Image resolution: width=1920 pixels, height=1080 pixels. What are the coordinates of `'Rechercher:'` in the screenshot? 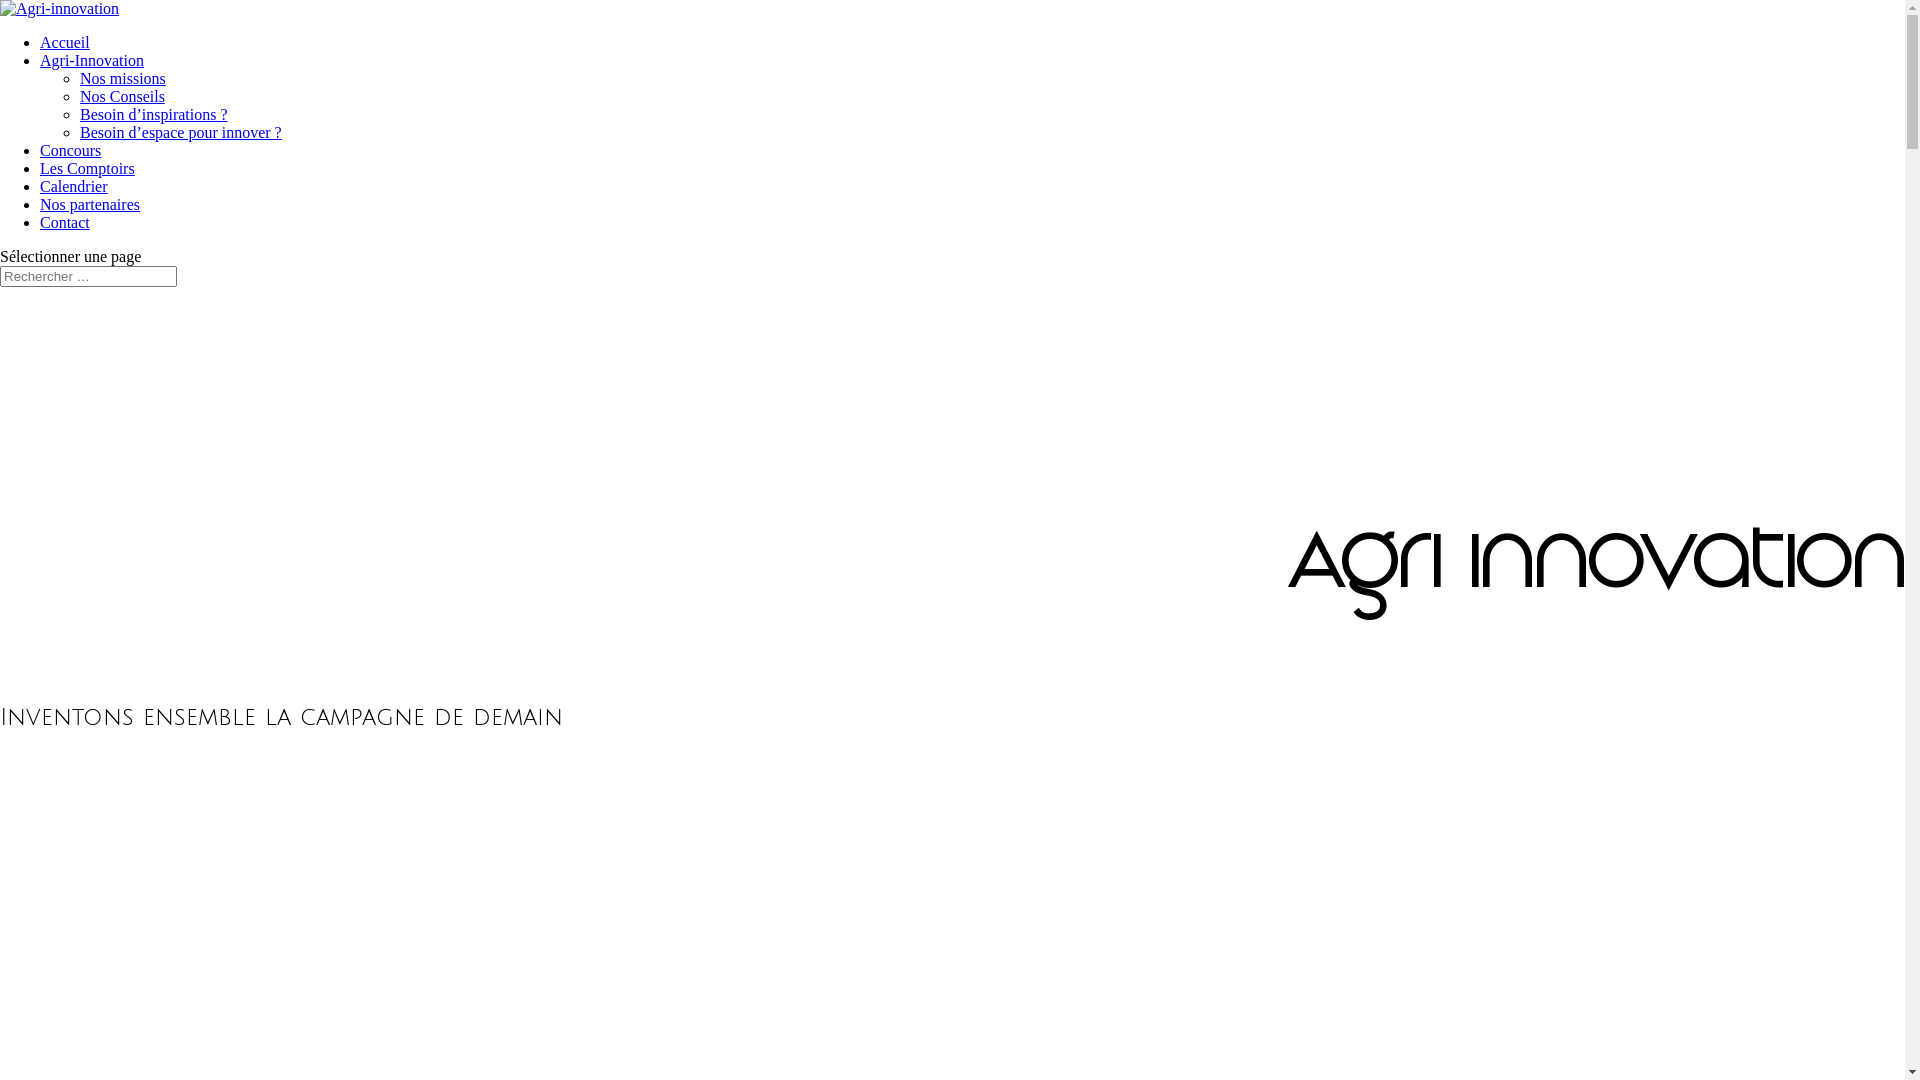 It's located at (87, 276).